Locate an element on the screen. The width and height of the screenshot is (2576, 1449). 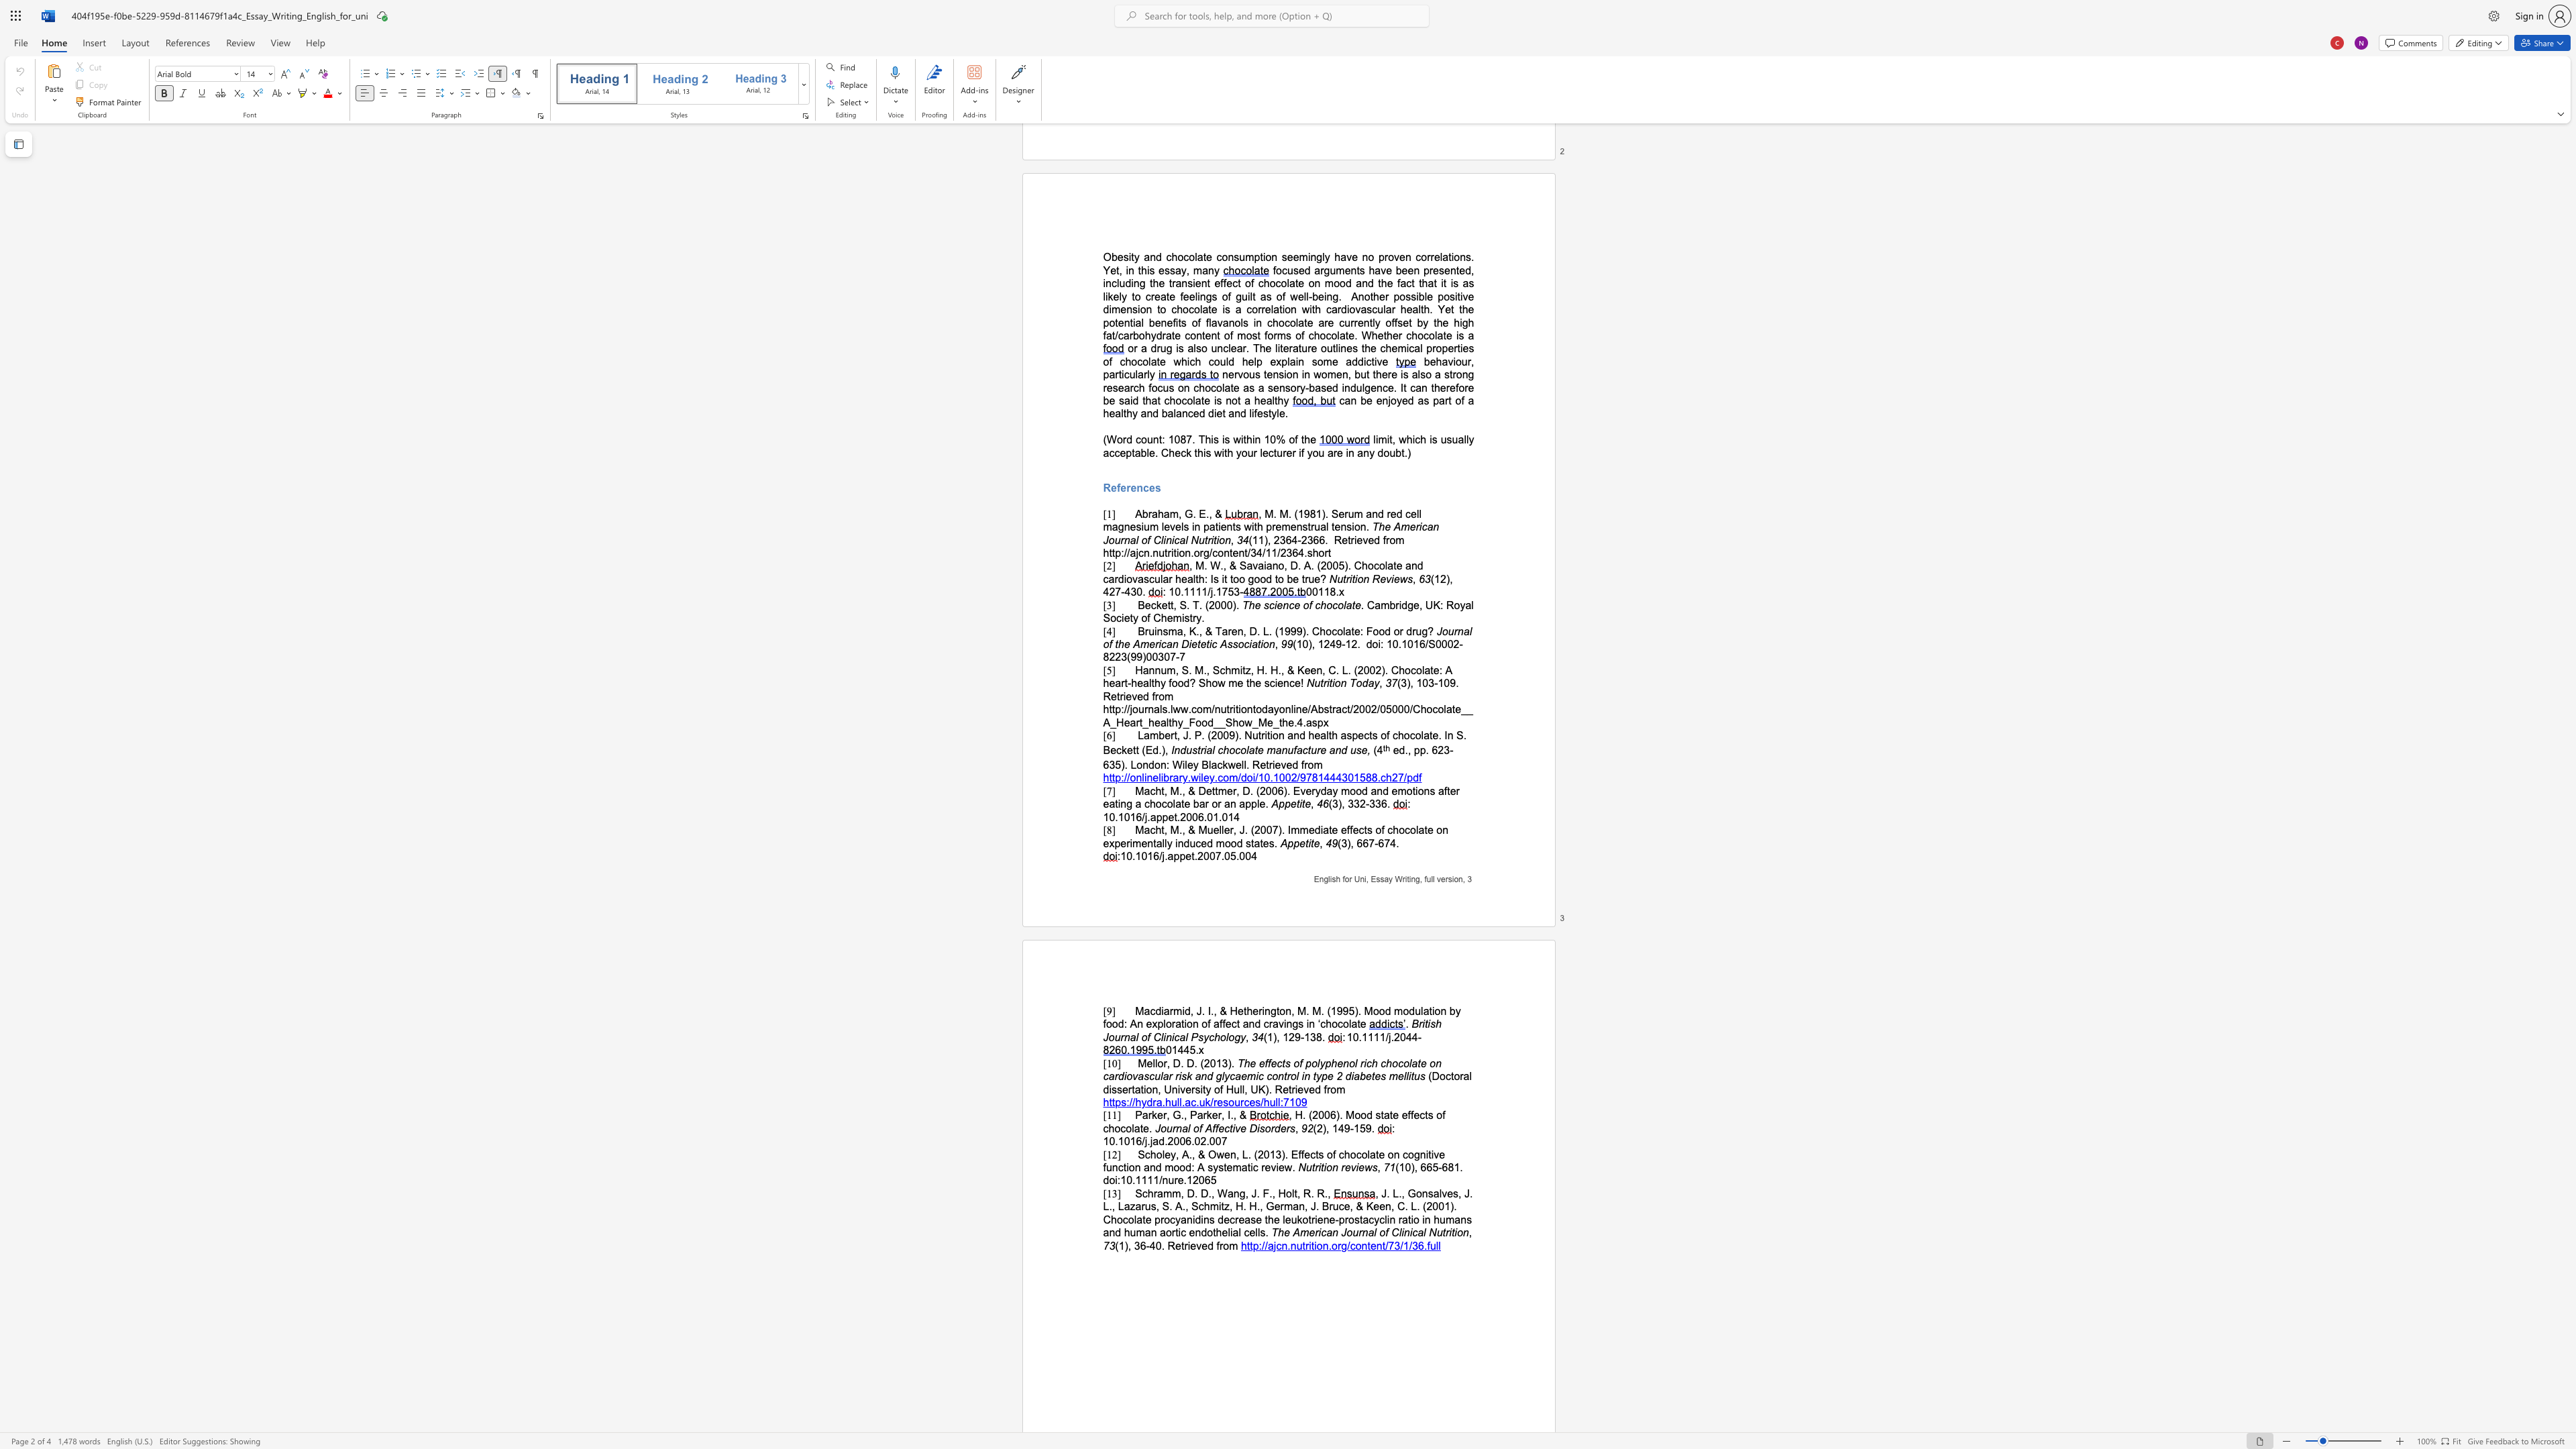
the subset text "cts of polyphenol rich chocolate on cardiovascular risk and glycaemic control in" within the text "The effects of polyphenol rich chocolate on cardiovascular risk and glycaemic control in type 2 diabetes mellitus" is located at coordinates (1276, 1062).